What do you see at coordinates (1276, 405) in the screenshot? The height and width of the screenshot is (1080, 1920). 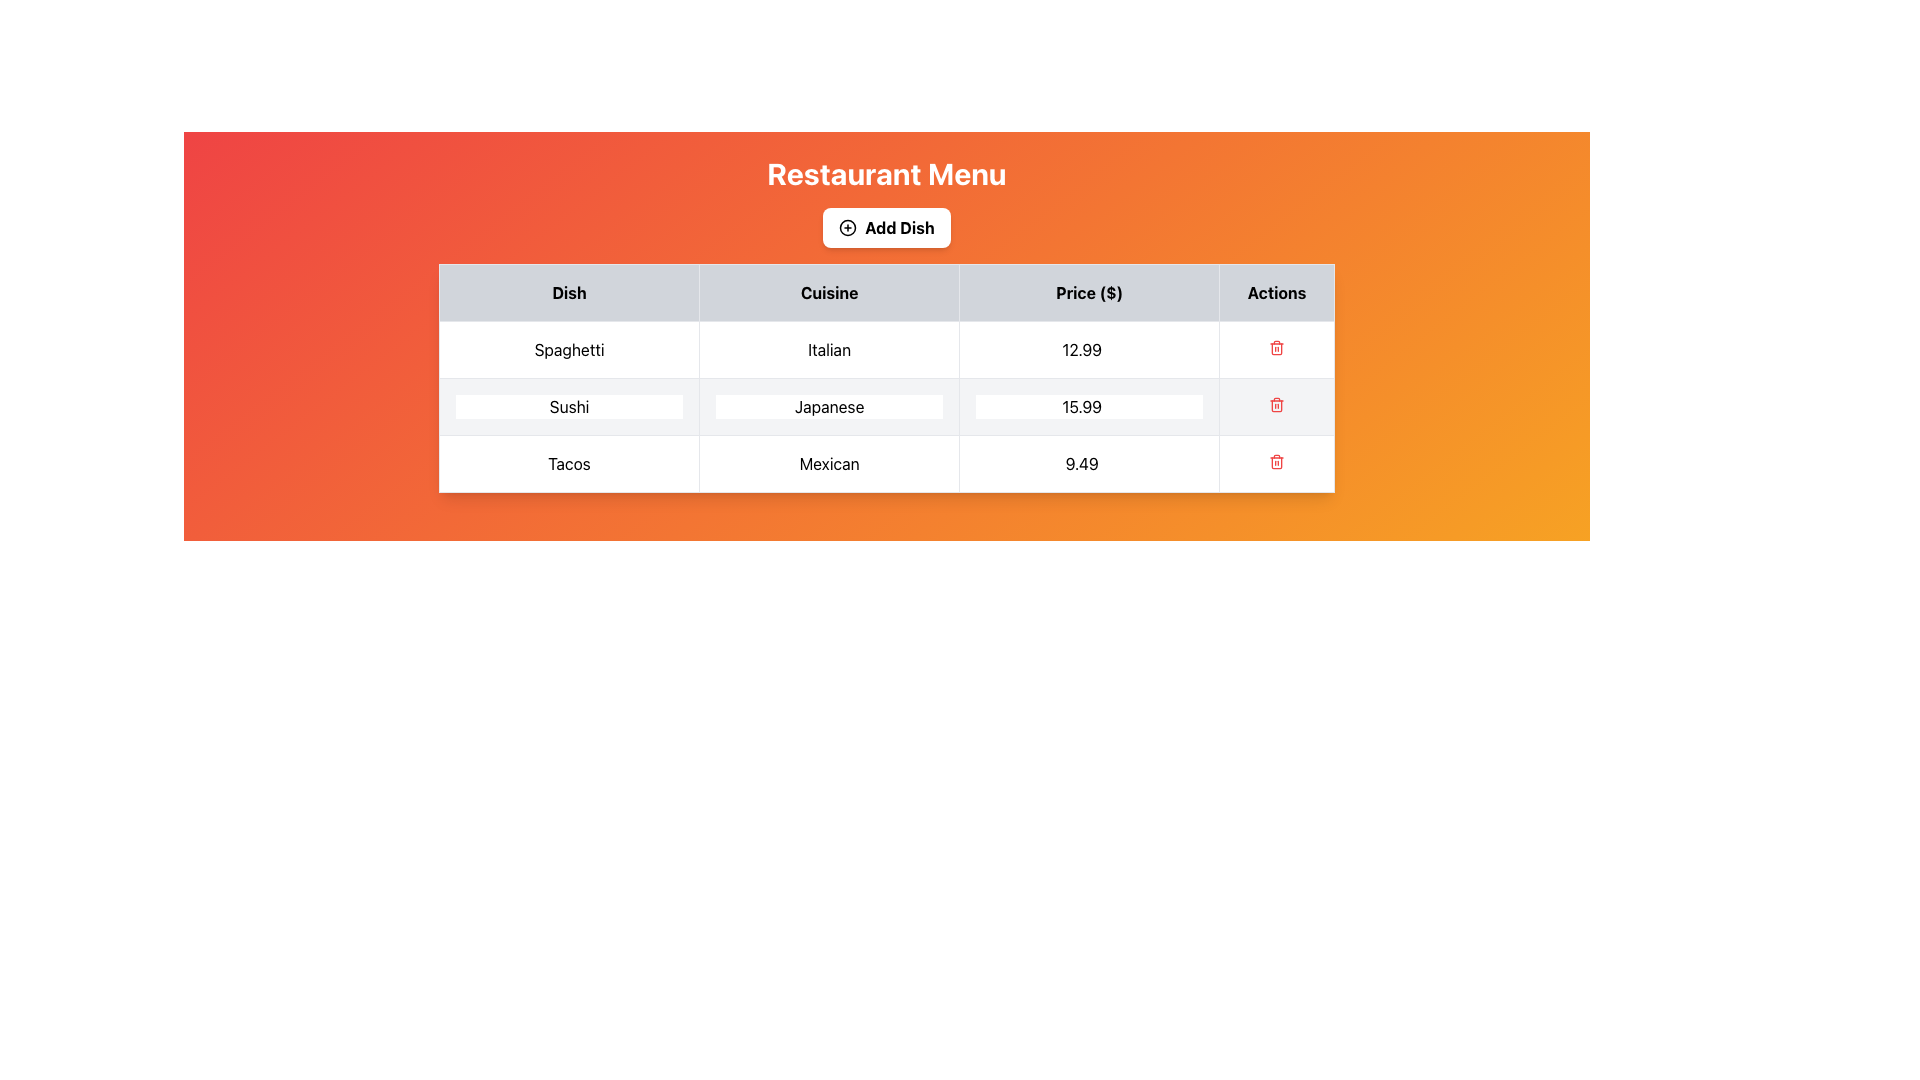 I see `the trash bin icon in the second row of the table under the 'Actions' column` at bounding box center [1276, 405].